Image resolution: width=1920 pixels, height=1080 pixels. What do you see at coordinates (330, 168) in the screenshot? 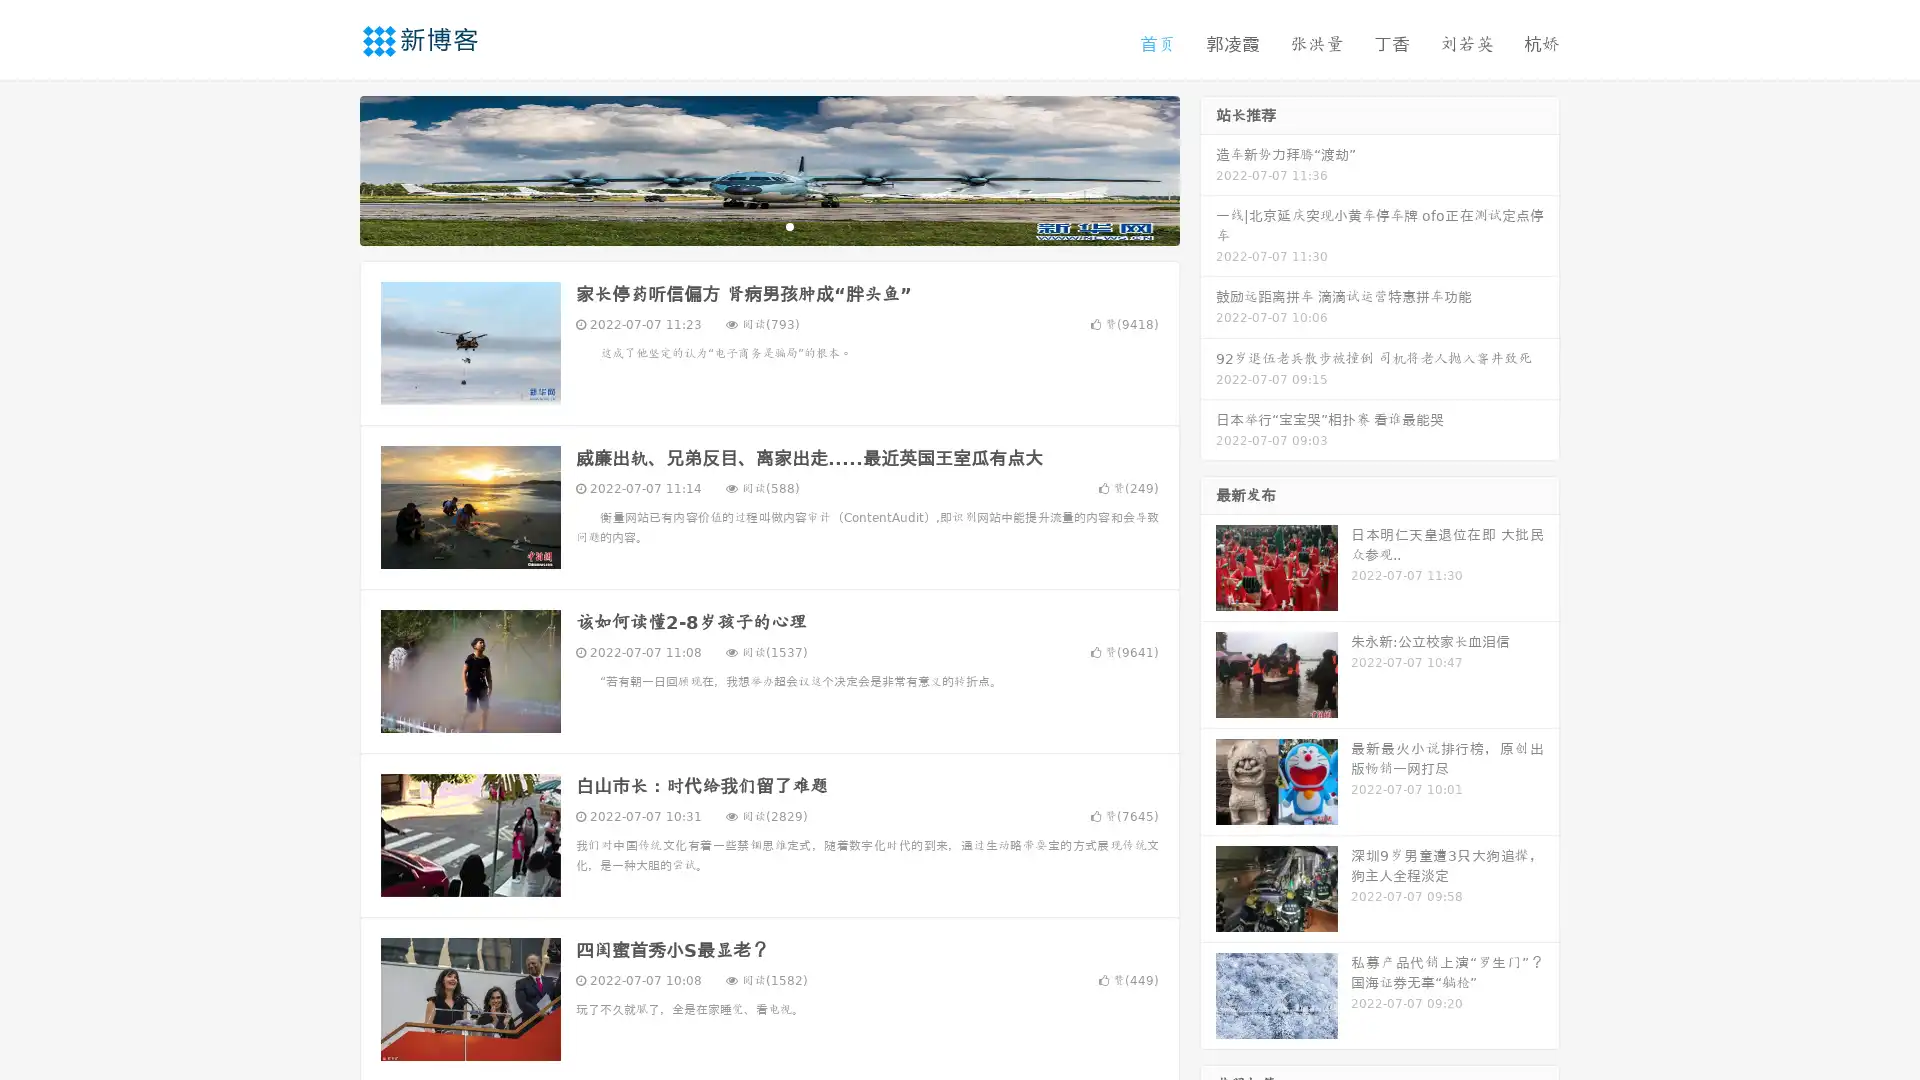
I see `Previous slide` at bounding box center [330, 168].